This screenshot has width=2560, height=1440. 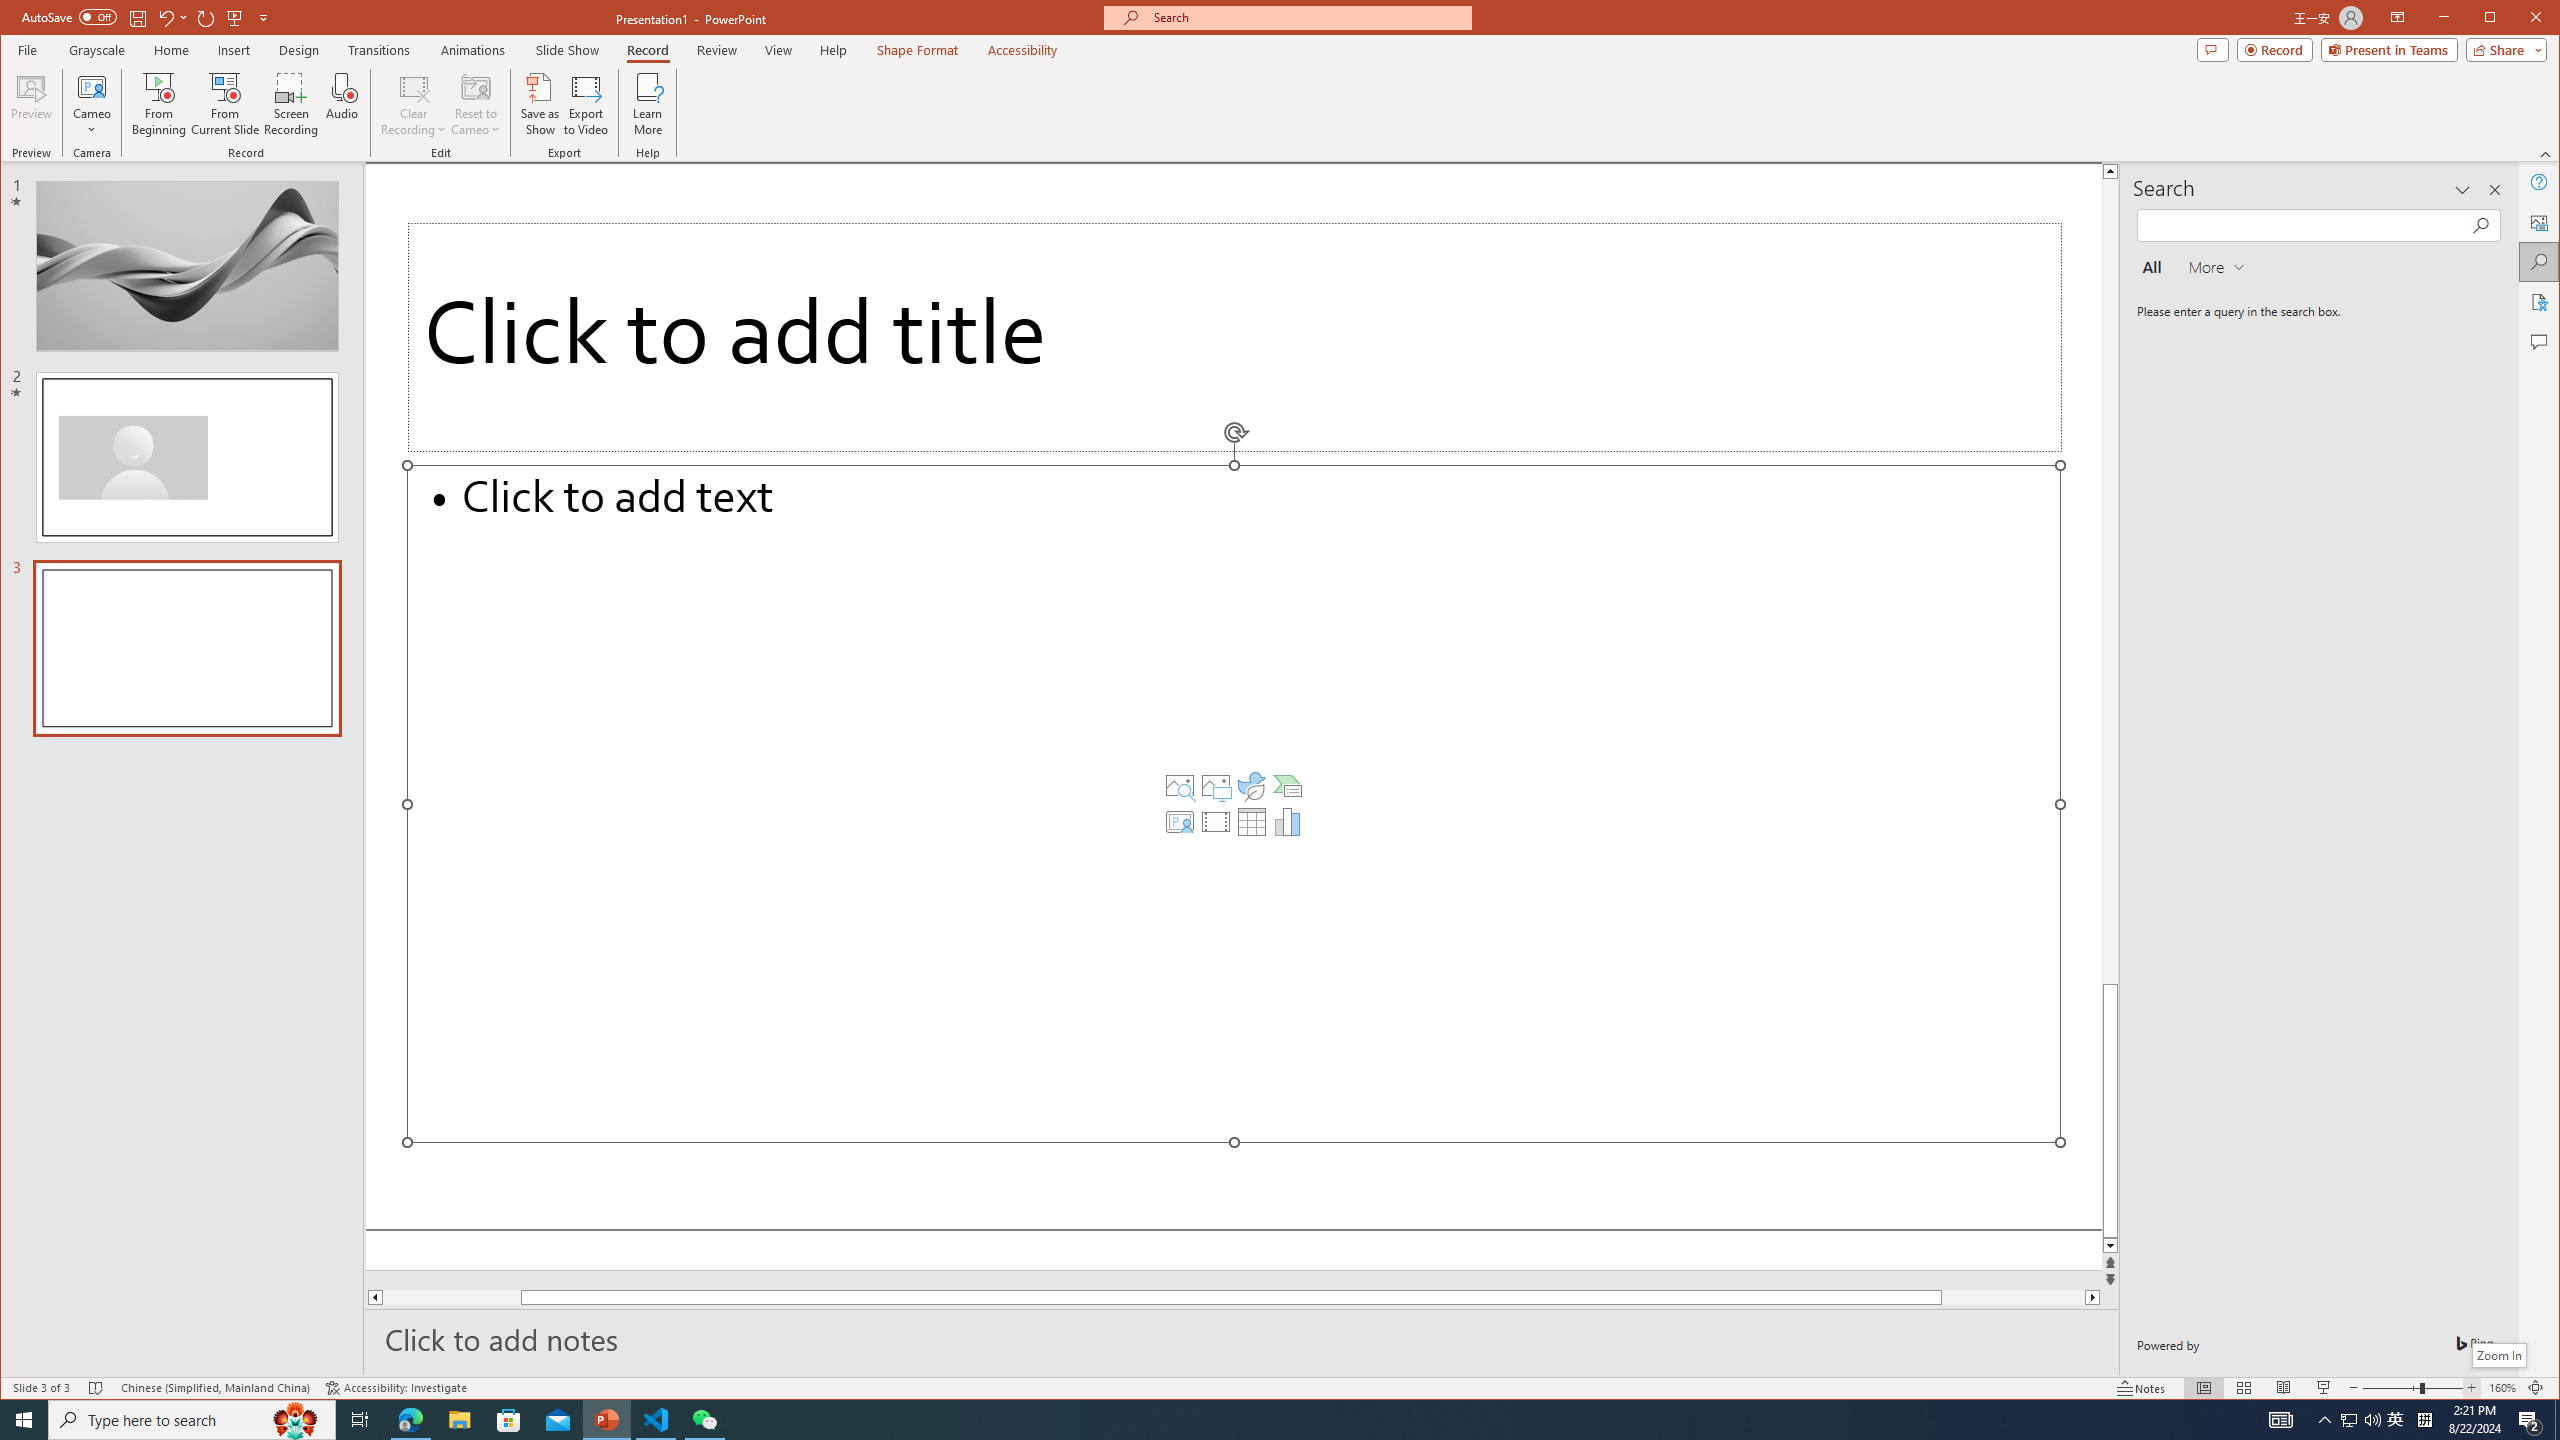 What do you see at coordinates (1287, 785) in the screenshot?
I see `'Insert a SmartArt Graphic'` at bounding box center [1287, 785].